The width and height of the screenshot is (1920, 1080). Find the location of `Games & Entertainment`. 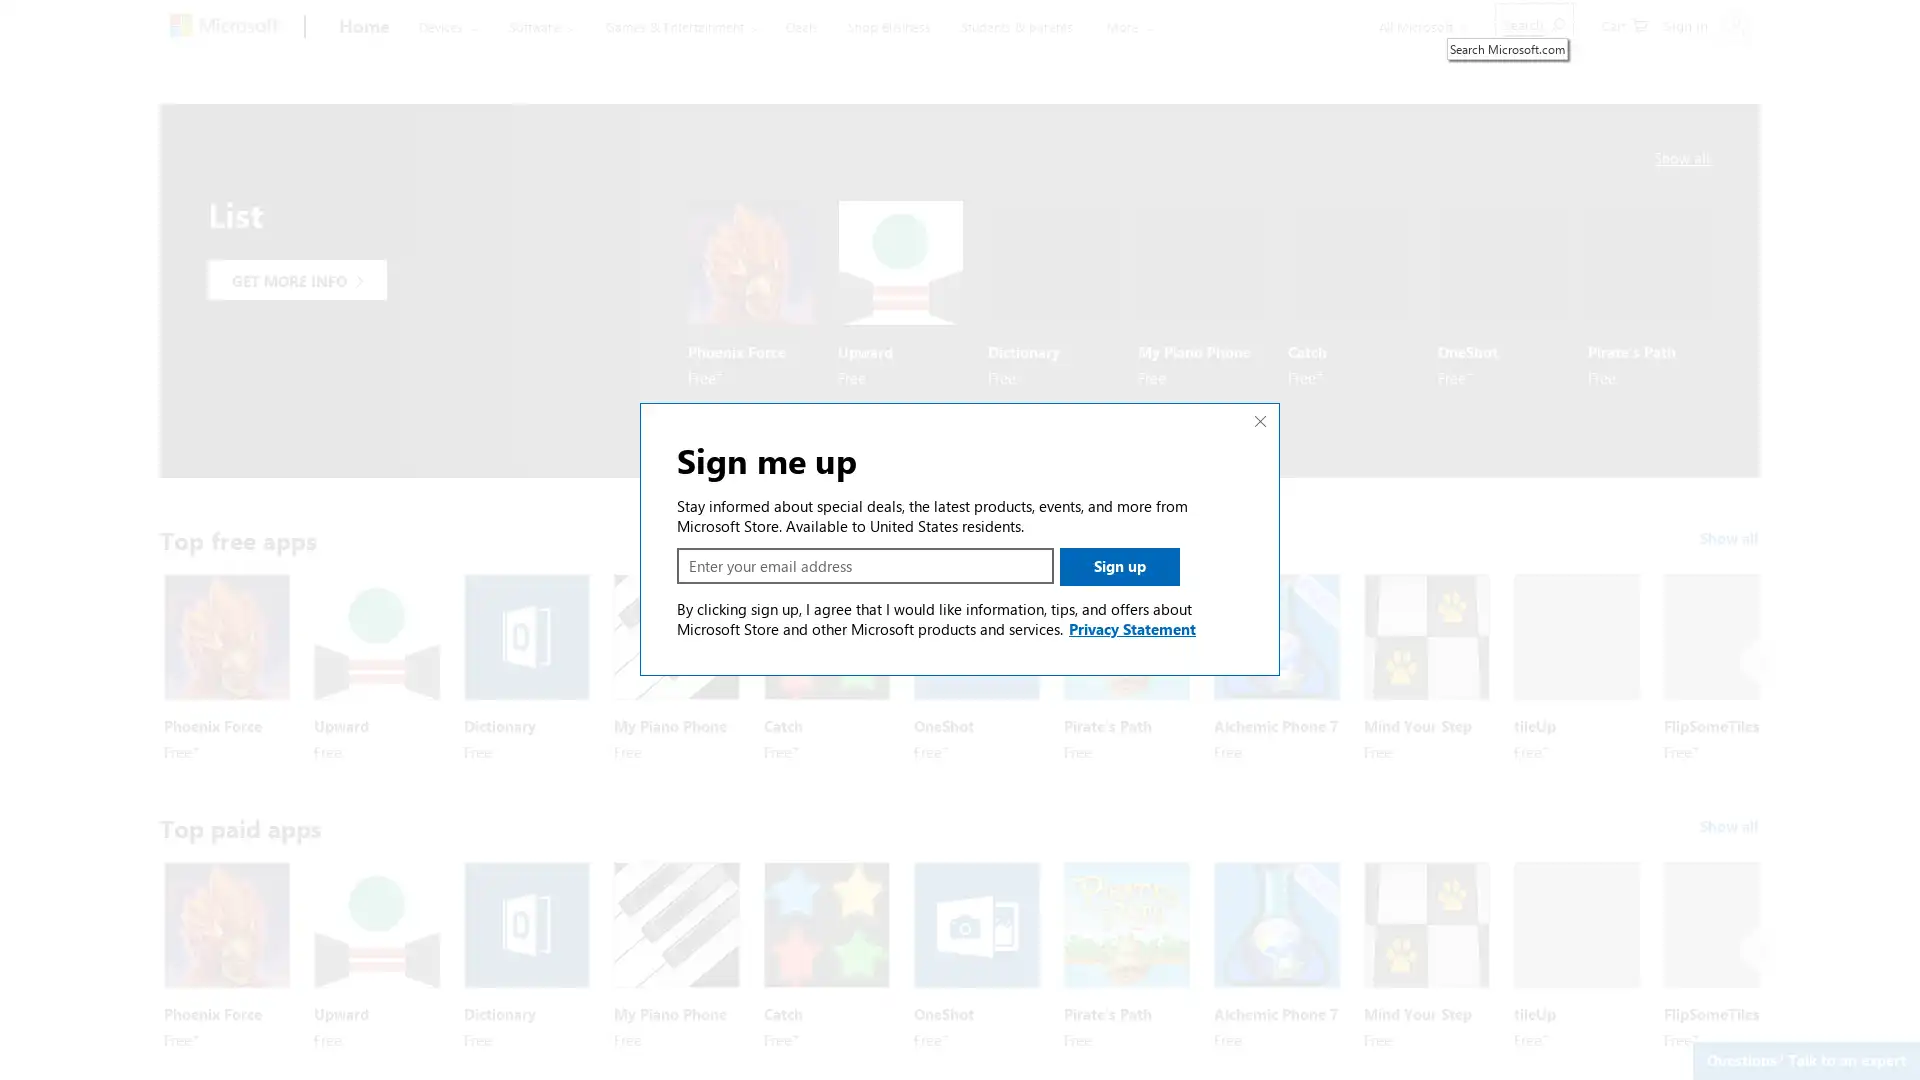

Games & Entertainment is located at coordinates (681, 26).